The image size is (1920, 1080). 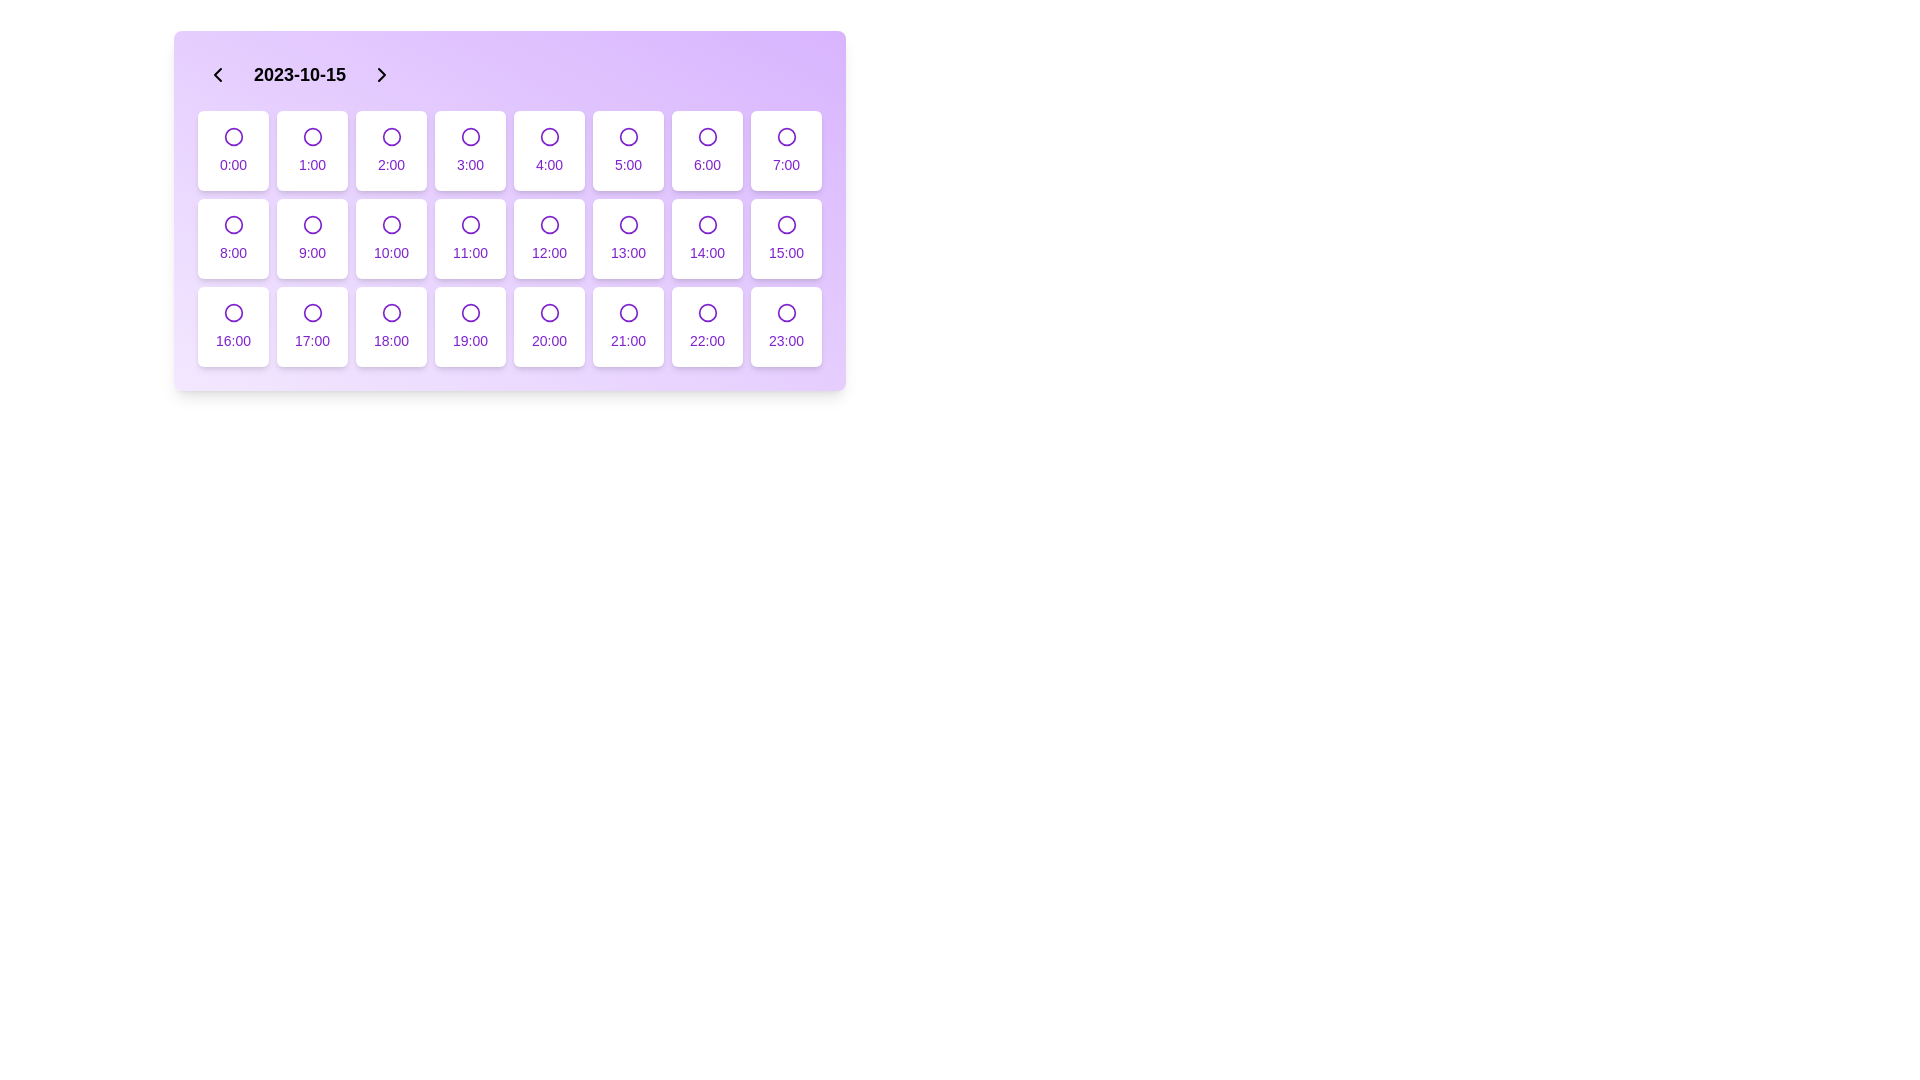 I want to click on the date display text label, which is positioned between navigational chevrons, to interact with it, so click(x=299, y=73).